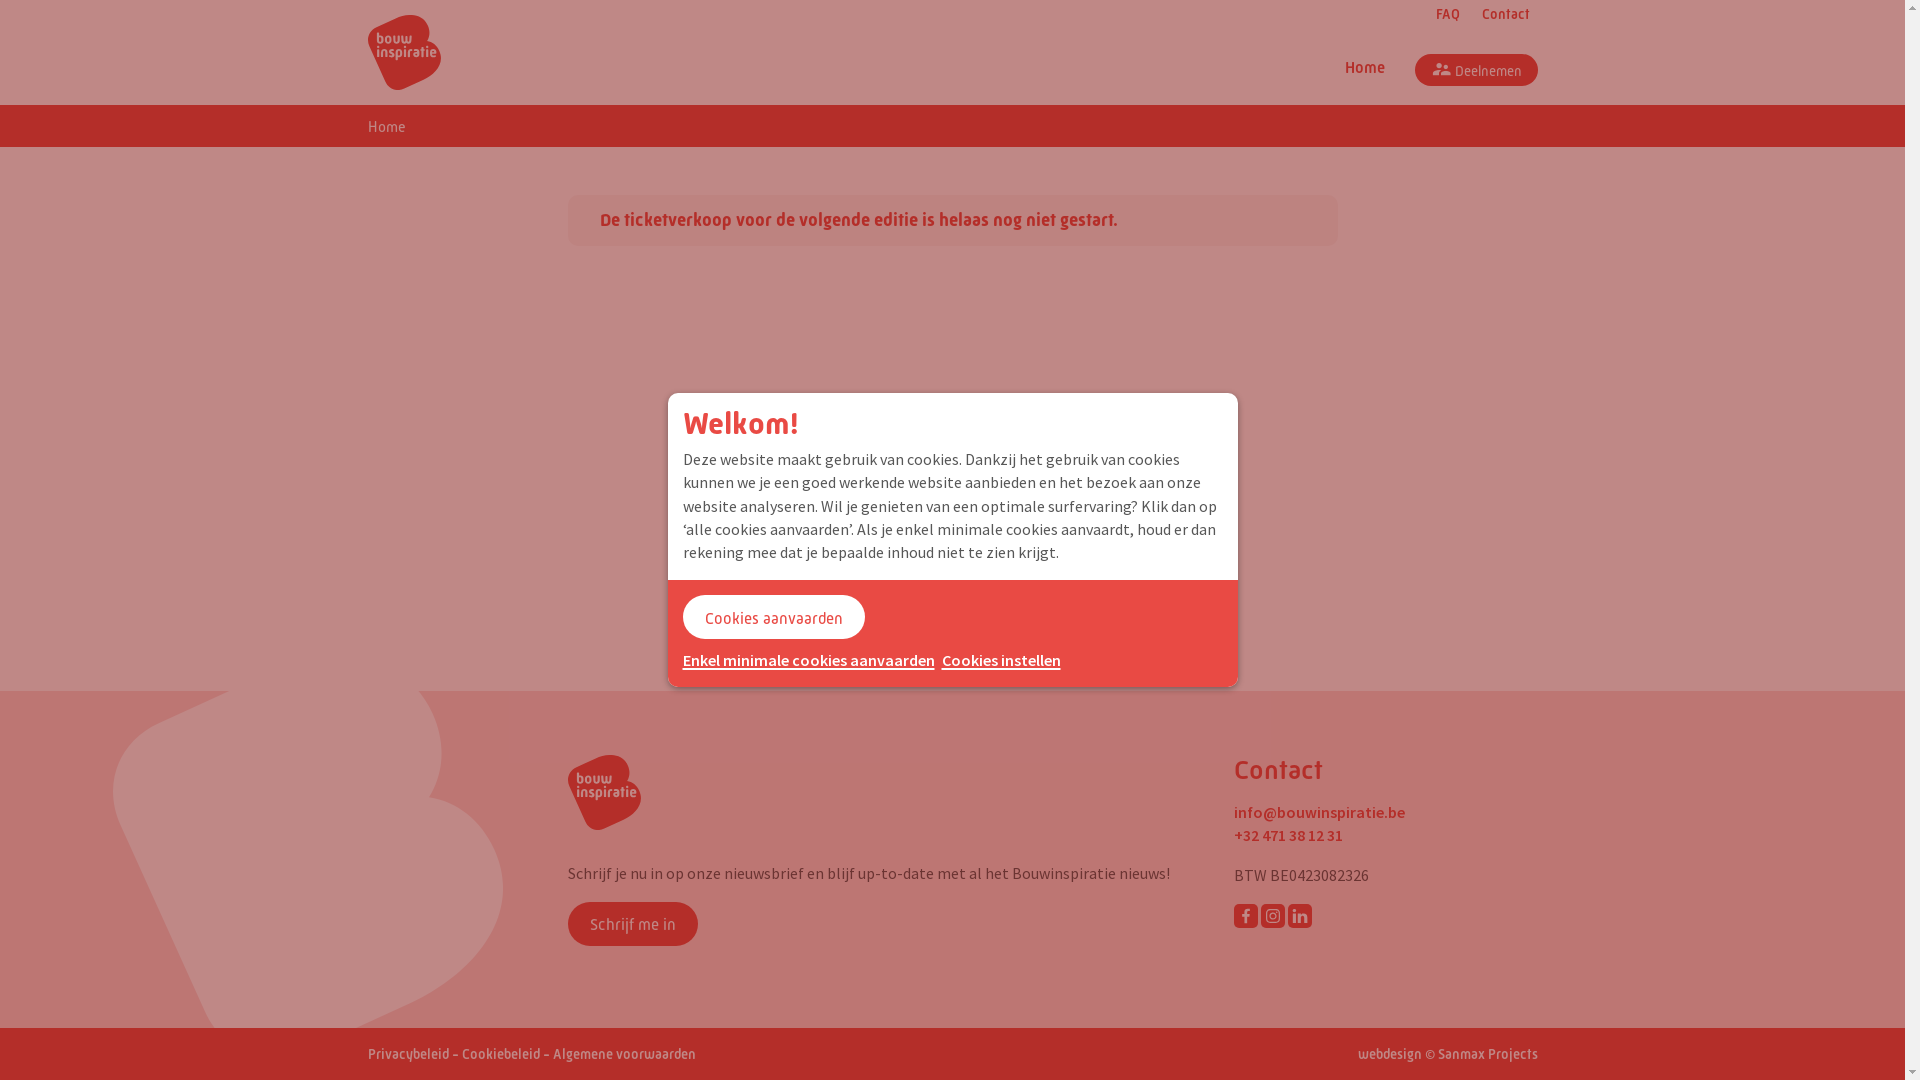 Image resolution: width=1920 pixels, height=1080 pixels. Describe the element at coordinates (1300, 915) in the screenshot. I see `'LinkedIn'` at that location.